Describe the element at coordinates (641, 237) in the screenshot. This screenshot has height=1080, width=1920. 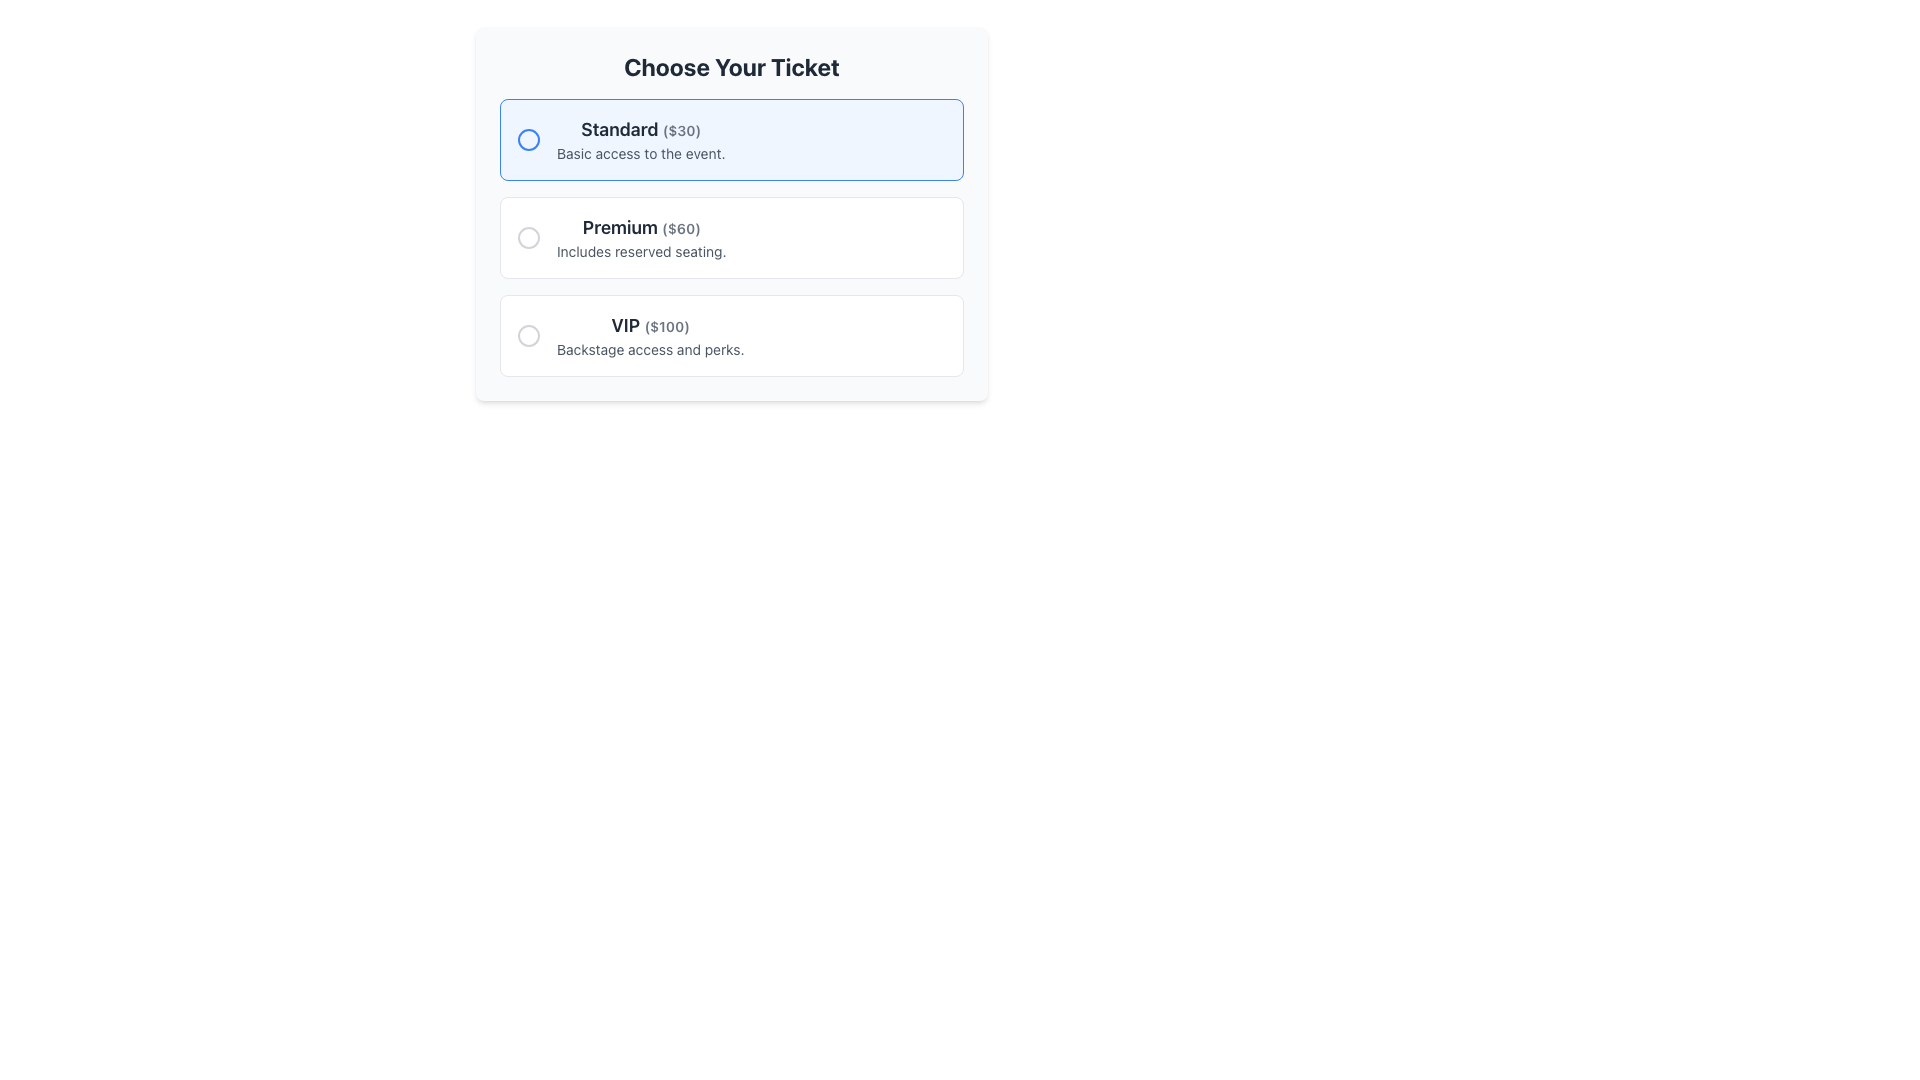
I see `the descriptive text component that conveys the description and pricing for the premium ticket option, located between the 'Standard ($30)' and 'VIP ($100)' options` at that location.